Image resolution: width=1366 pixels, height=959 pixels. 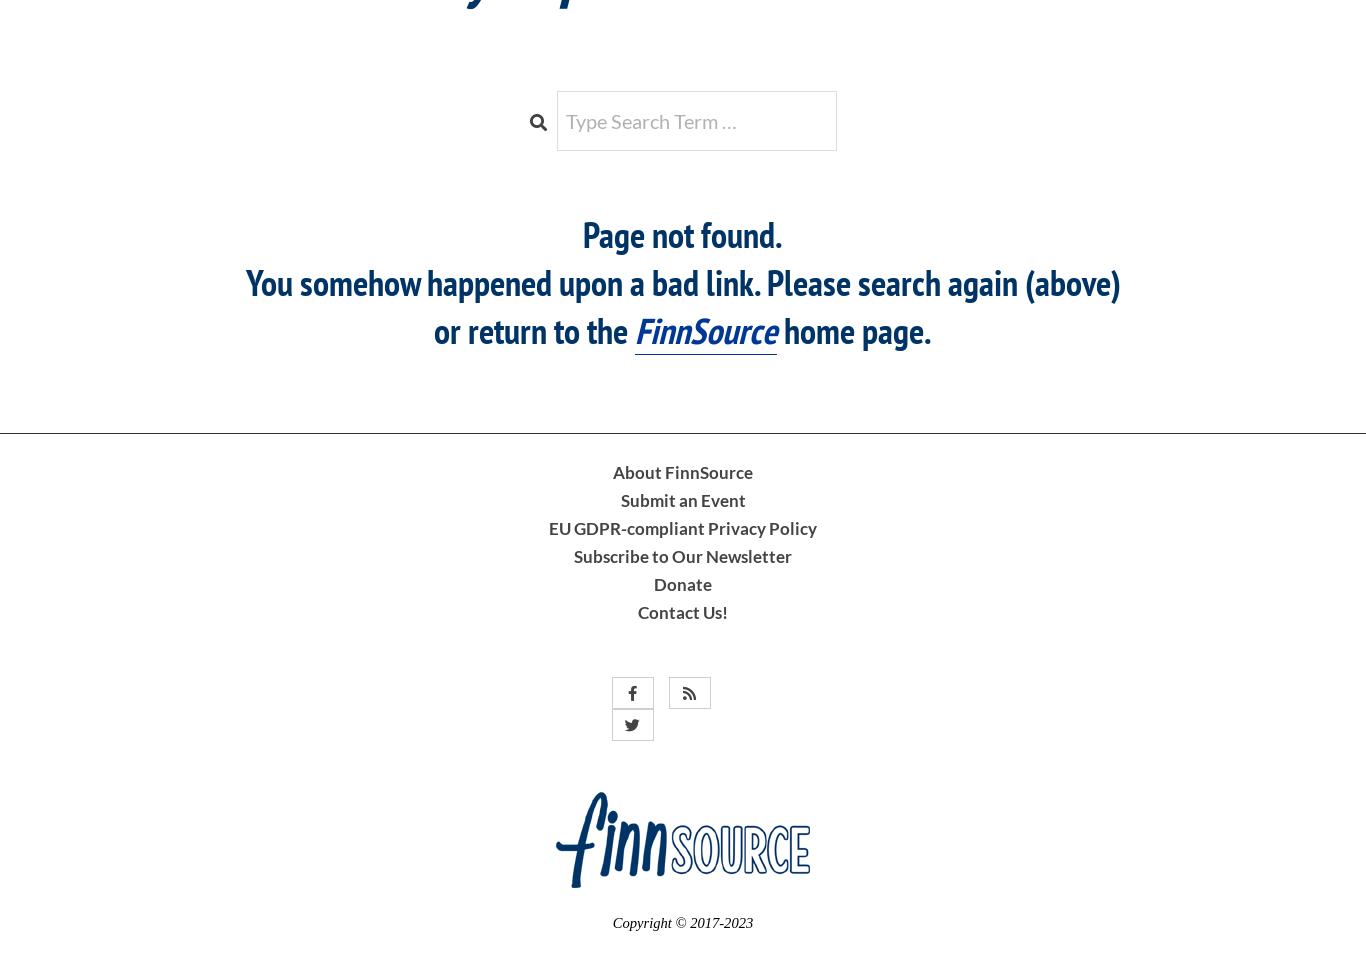 I want to click on 'Page not found.', so click(x=683, y=234).